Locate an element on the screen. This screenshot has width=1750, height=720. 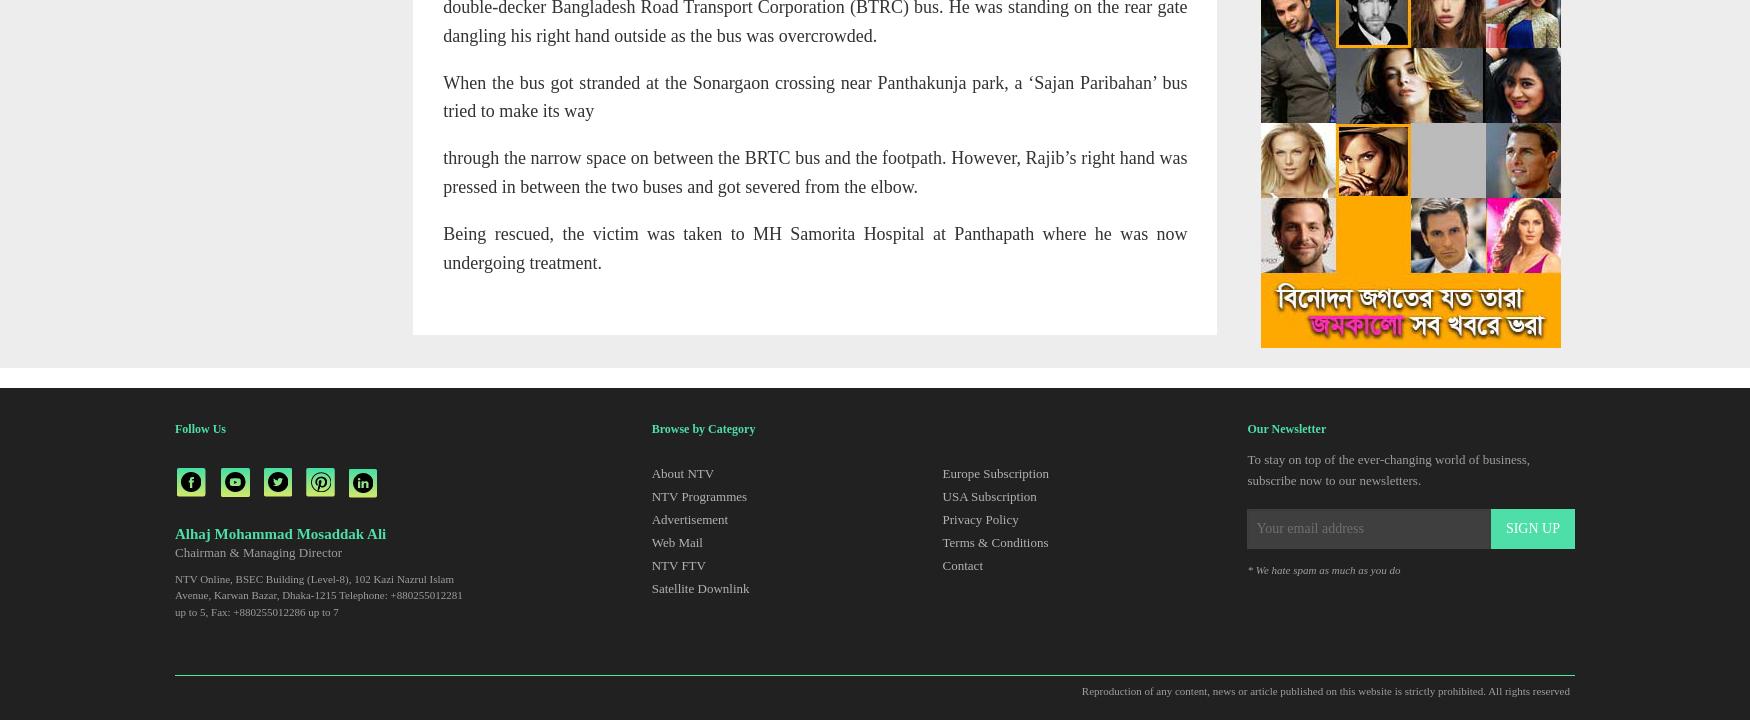
'Web Mail' is located at coordinates (675, 541).